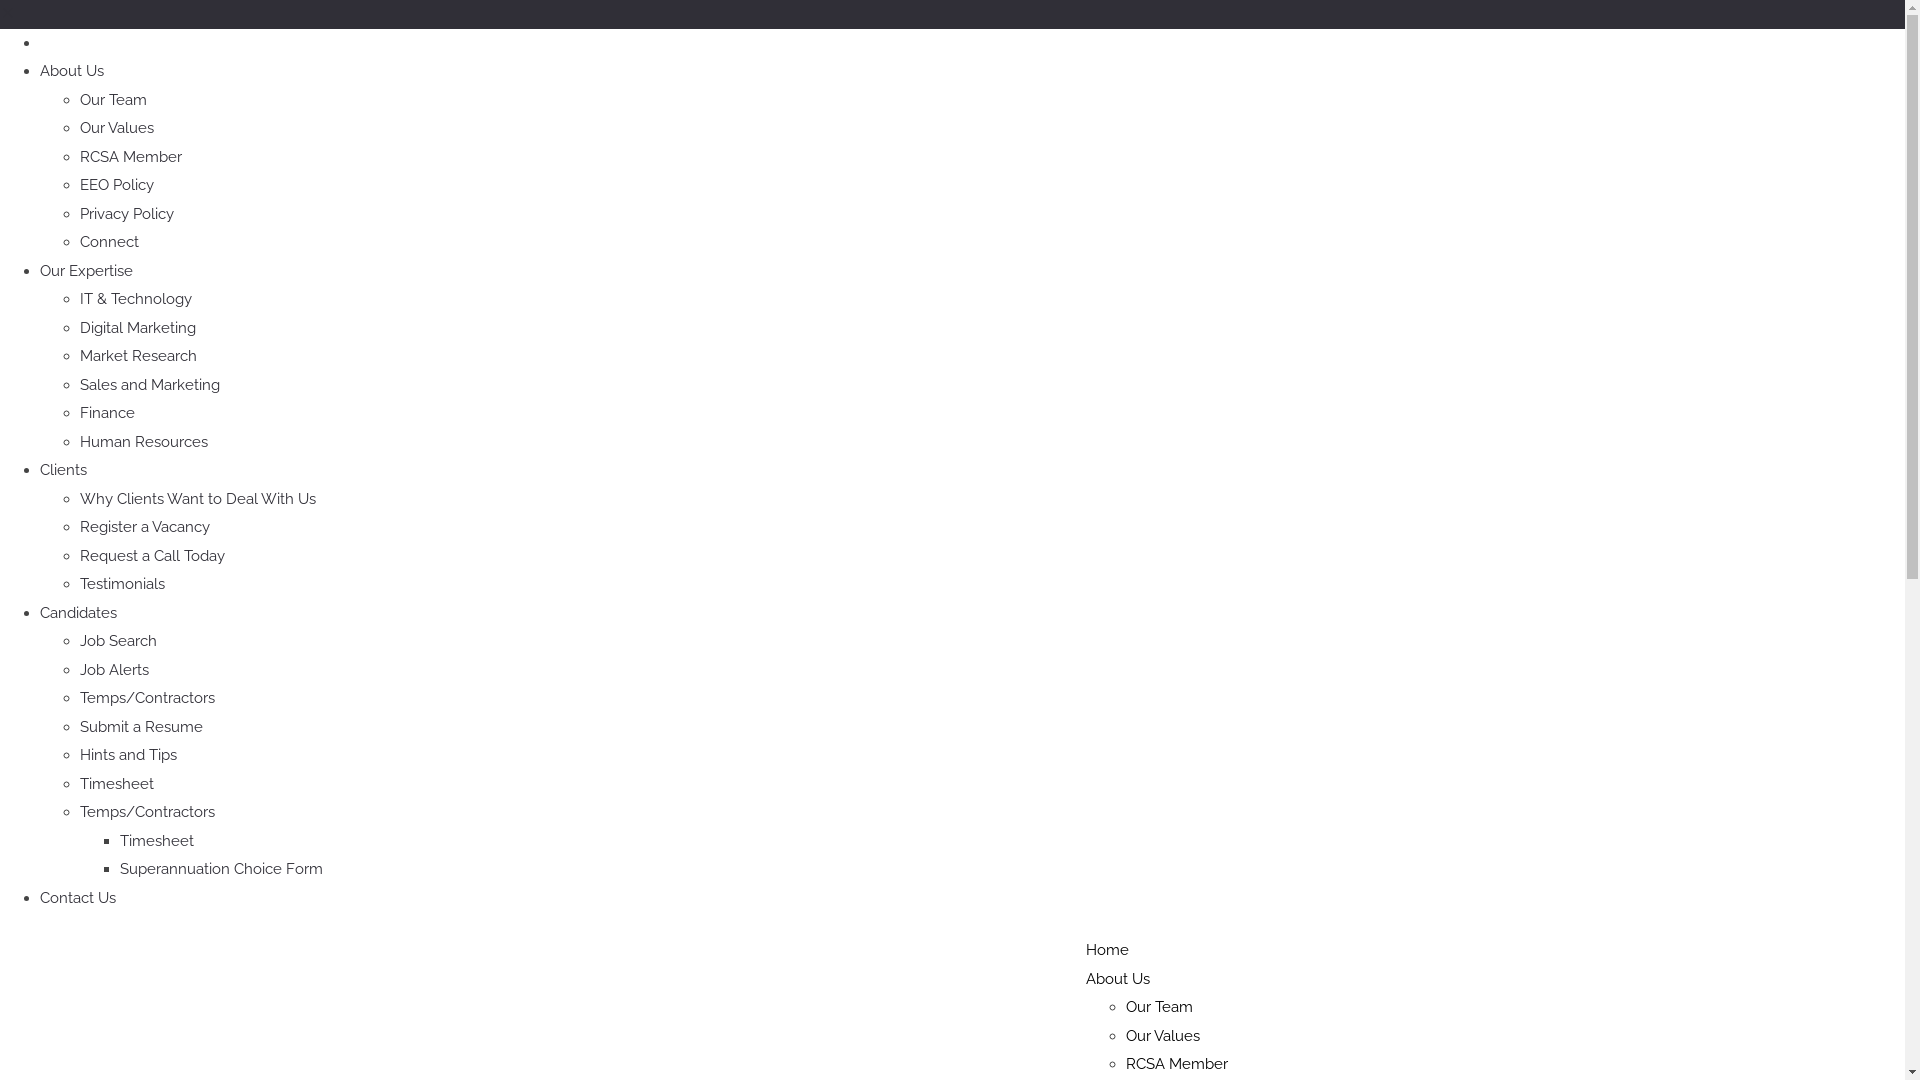  What do you see at coordinates (108, 241) in the screenshot?
I see `'Connect'` at bounding box center [108, 241].